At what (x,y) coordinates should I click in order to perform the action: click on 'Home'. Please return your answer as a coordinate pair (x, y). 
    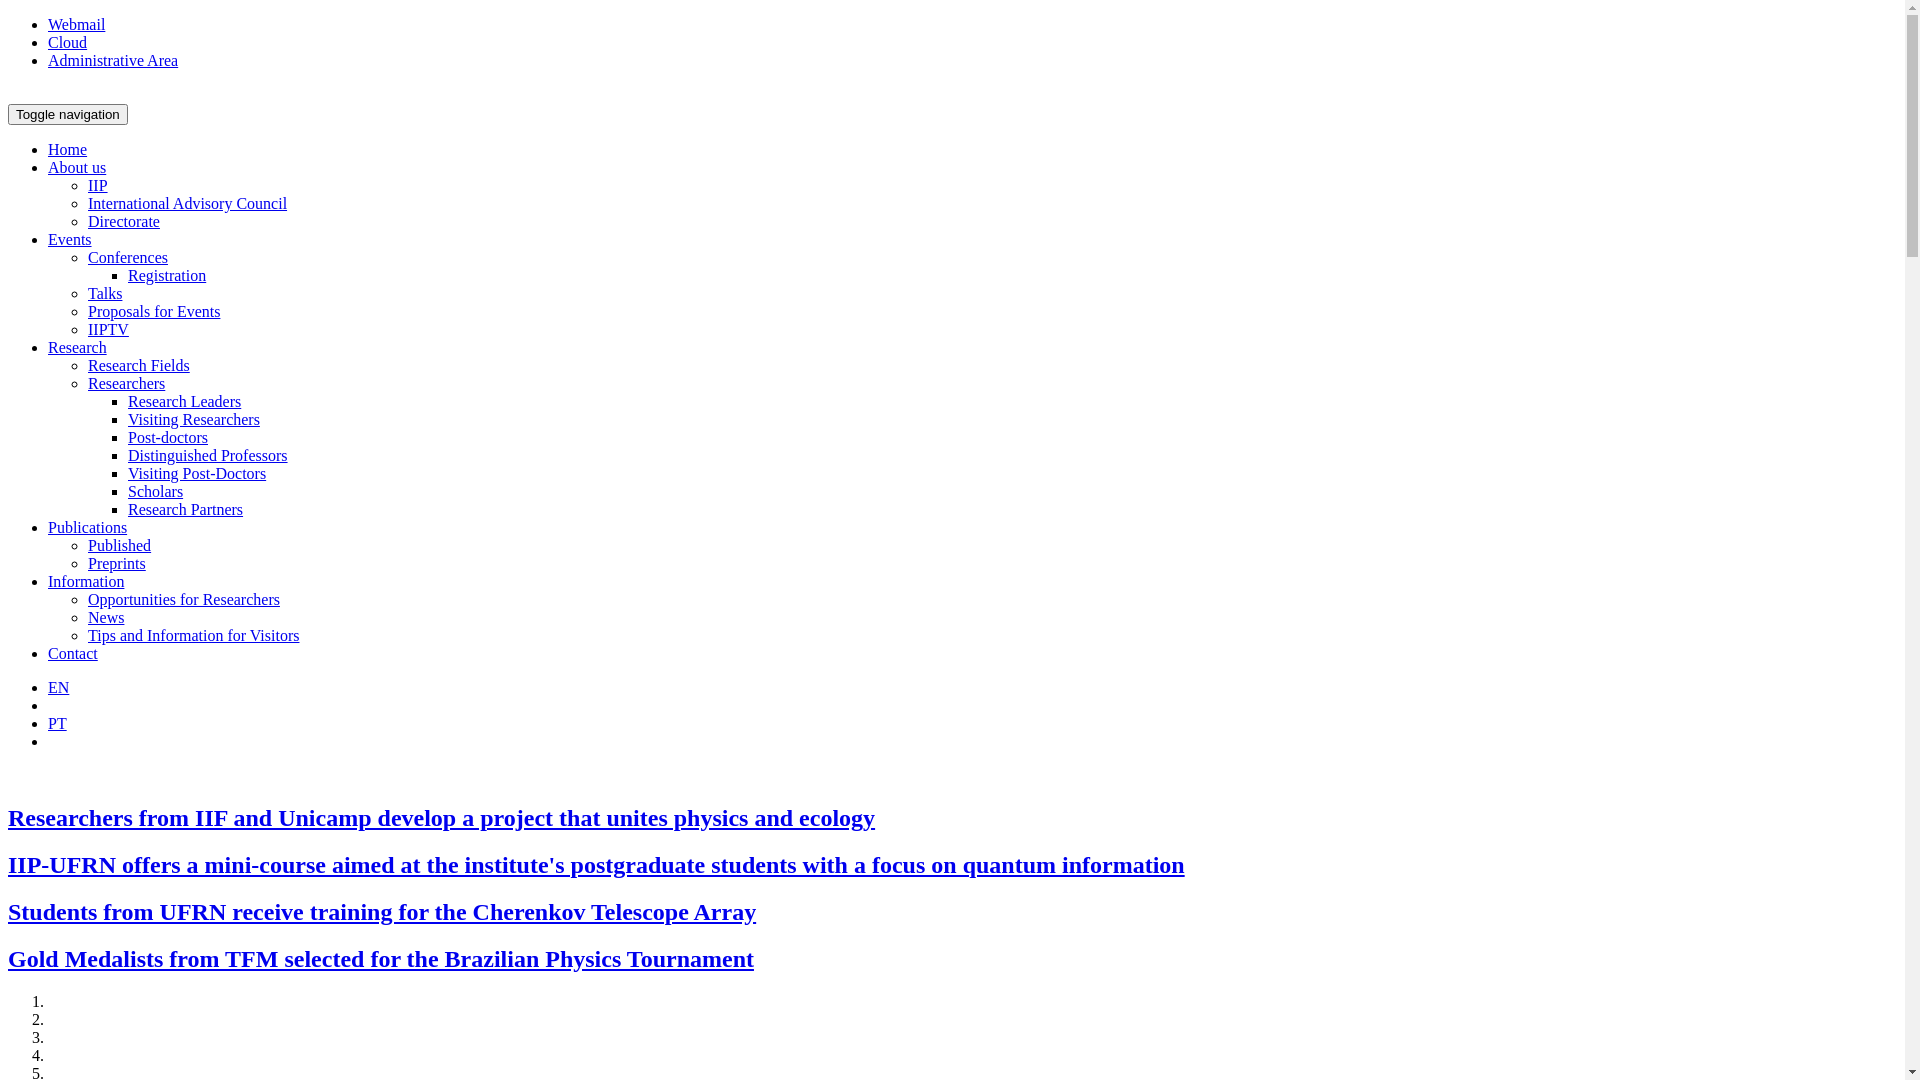
    Looking at the image, I should click on (67, 148).